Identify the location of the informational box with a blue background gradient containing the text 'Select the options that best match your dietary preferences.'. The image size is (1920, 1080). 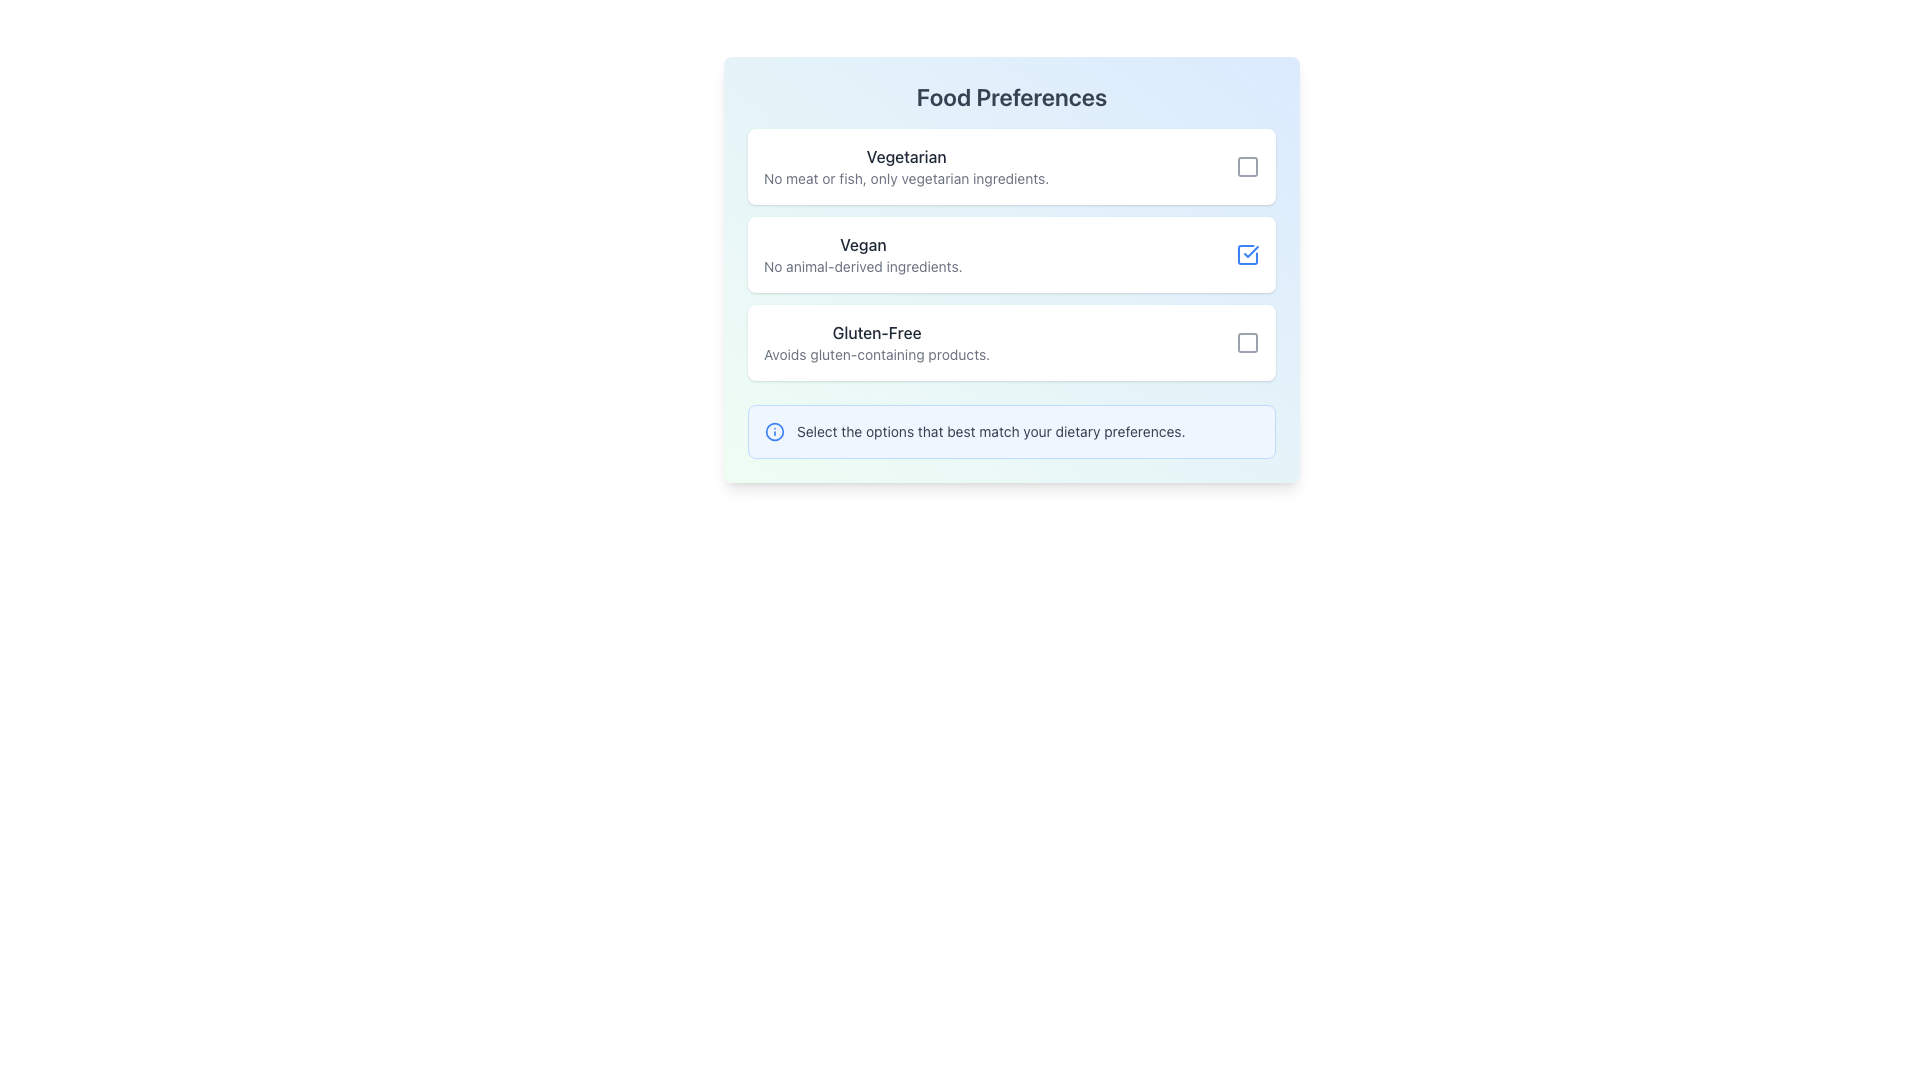
(1012, 431).